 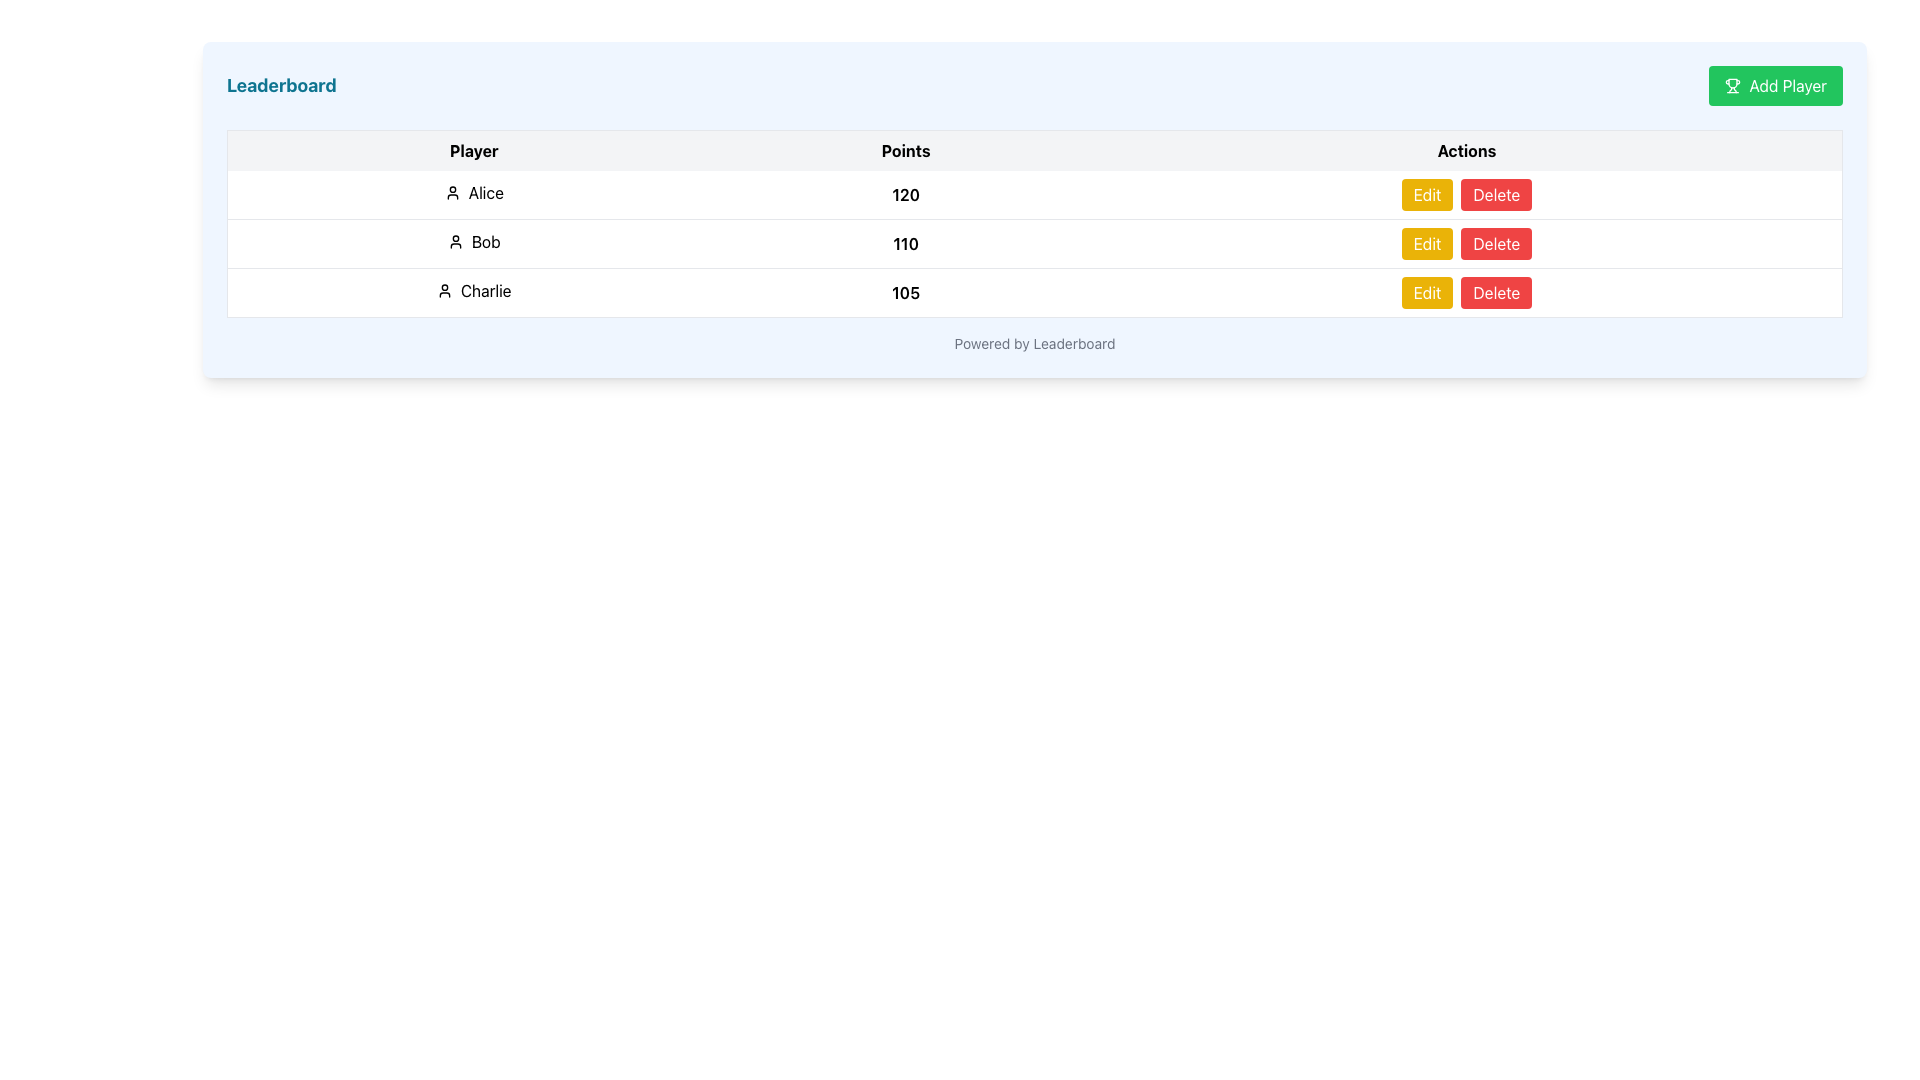 What do you see at coordinates (905, 242) in the screenshot?
I see `score attributed to the player 'Bob' in the leaderboard, which is the second entry under the 'Points' column` at bounding box center [905, 242].